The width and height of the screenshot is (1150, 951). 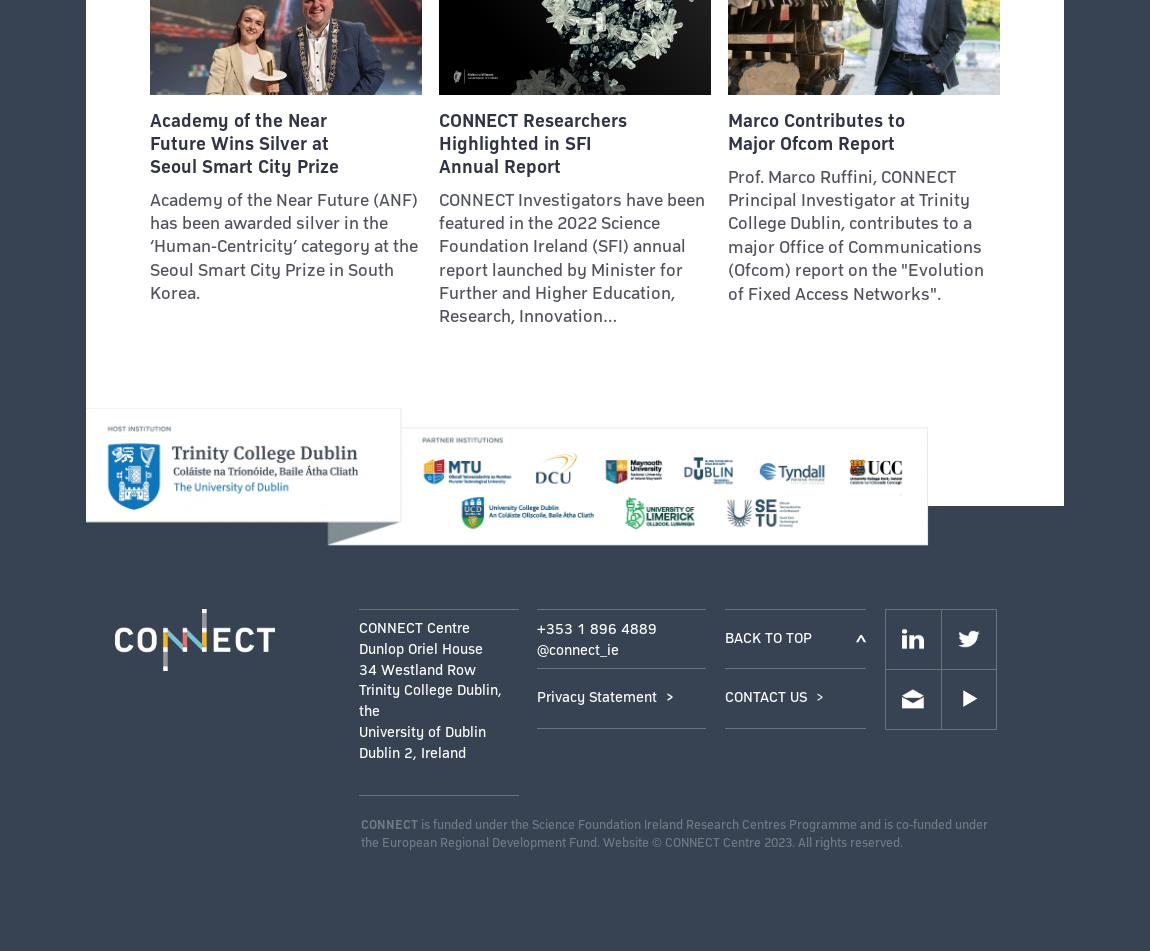 I want to click on 'CONNECT Centre', so click(x=414, y=625).